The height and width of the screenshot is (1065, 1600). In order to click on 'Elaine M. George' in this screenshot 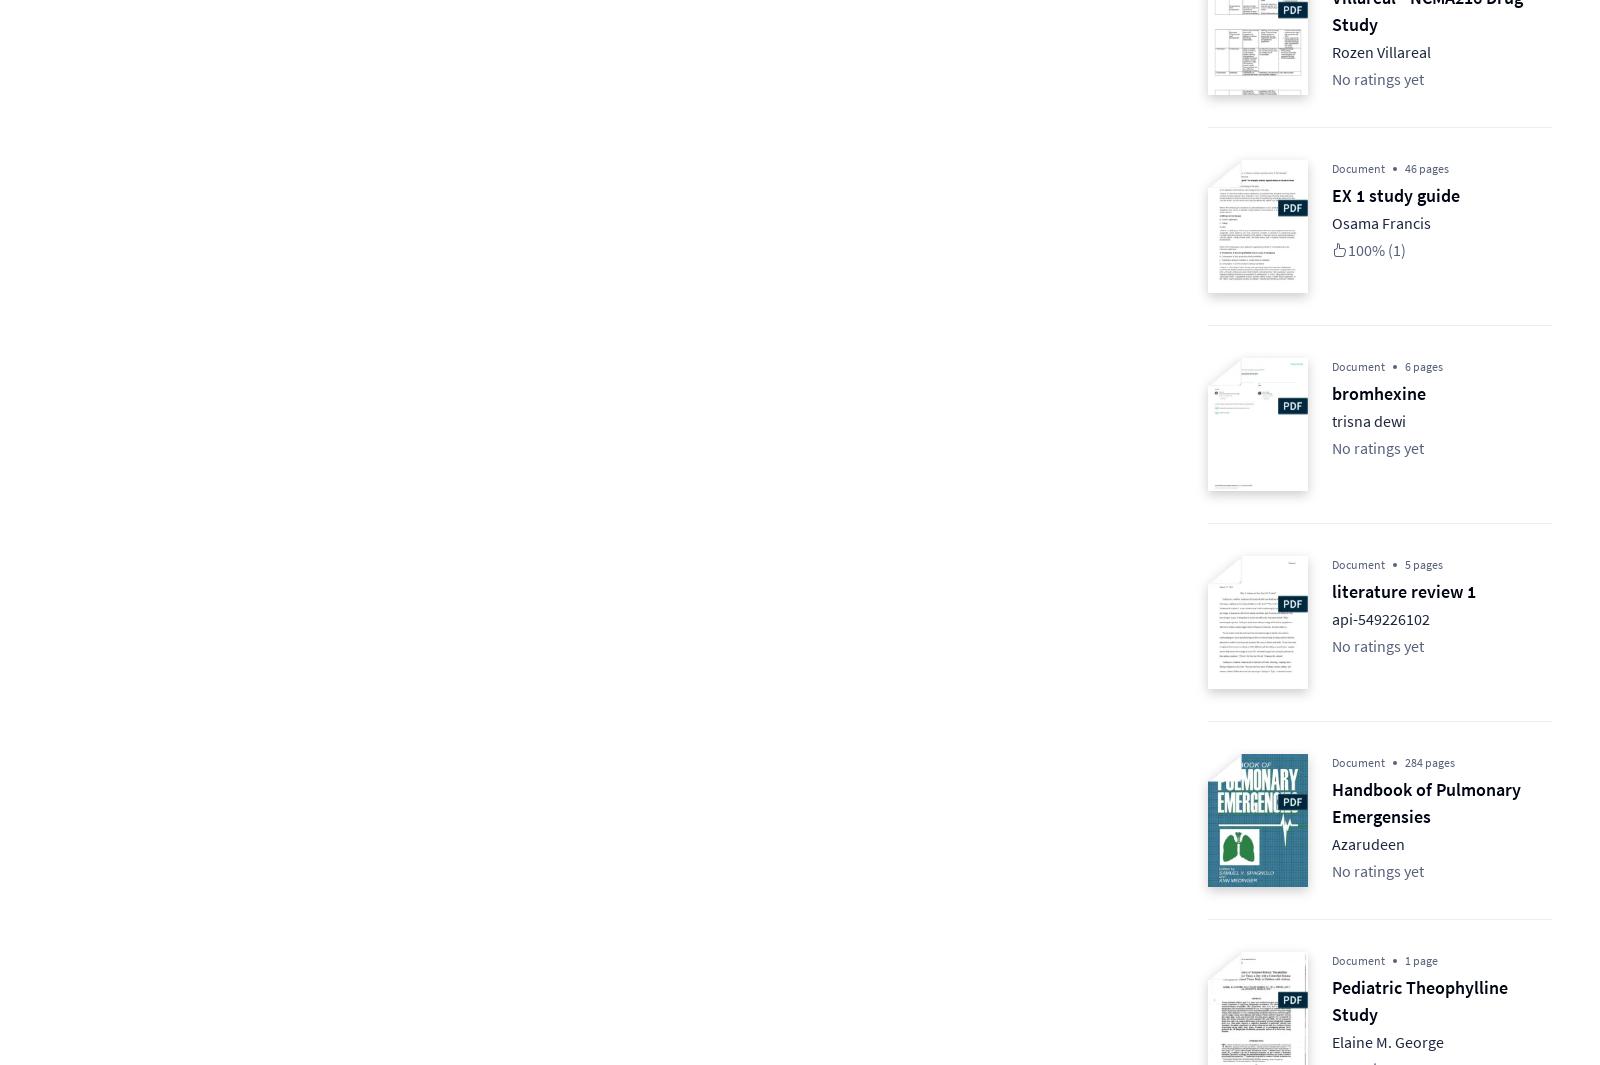, I will do `click(1387, 1041)`.